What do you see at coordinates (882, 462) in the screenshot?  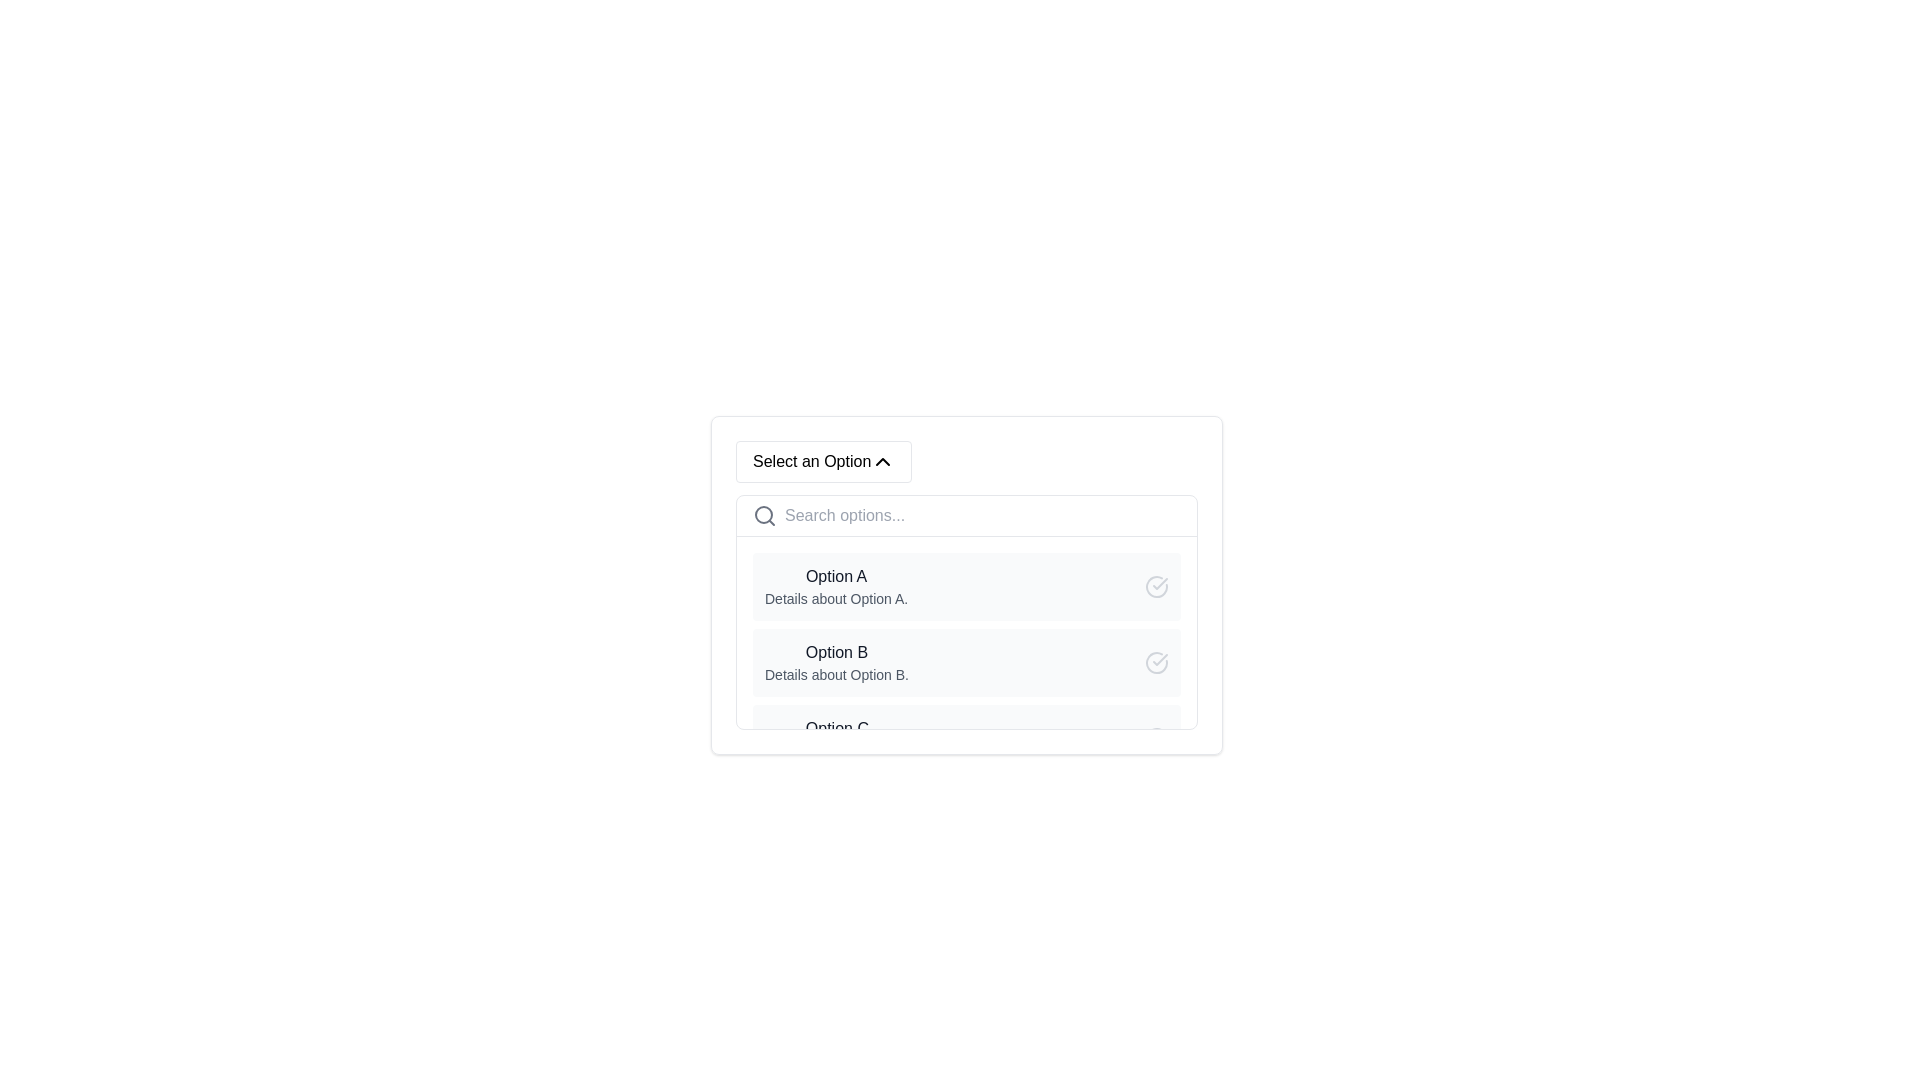 I see `the Chevron-Down icon located at the right end of the 'Select an Option' button` at bounding box center [882, 462].